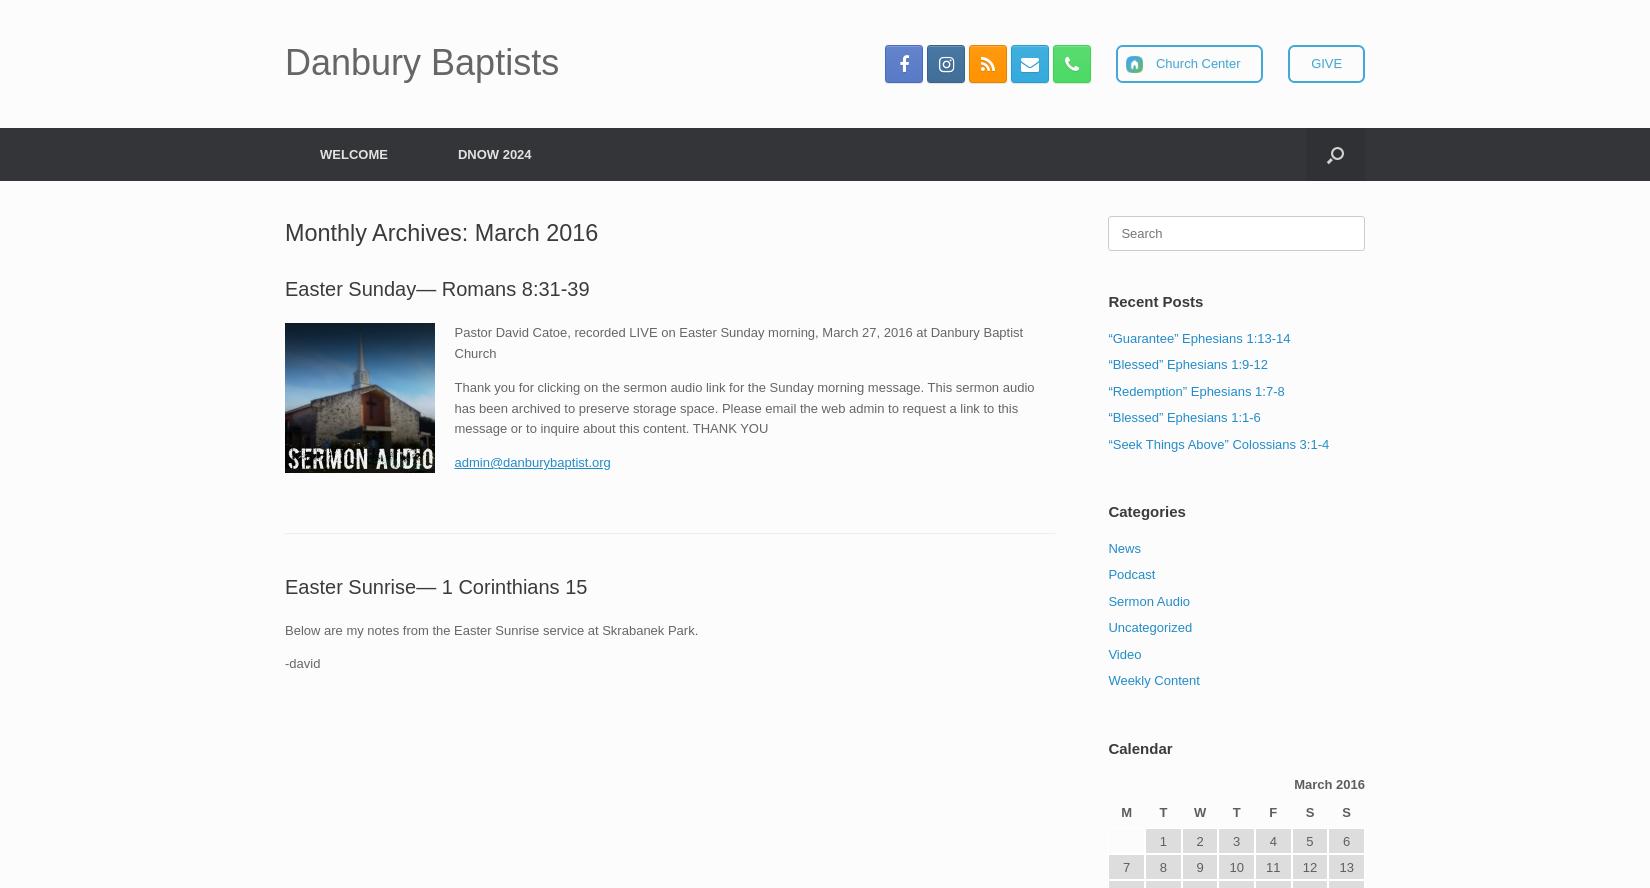  I want to click on 'DNOW 2024', so click(493, 154).